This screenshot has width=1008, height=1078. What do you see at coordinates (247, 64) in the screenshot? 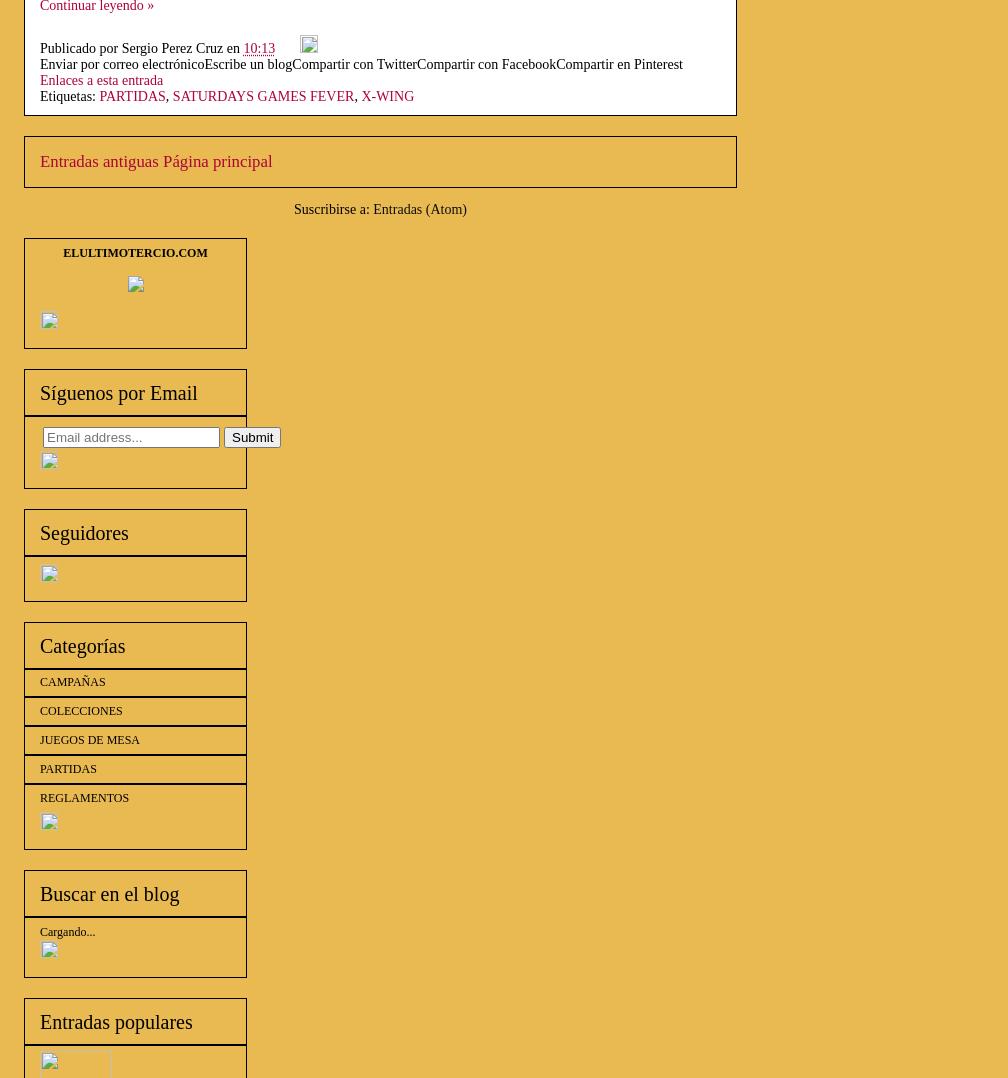
I see `'Escribe un blog'` at bounding box center [247, 64].